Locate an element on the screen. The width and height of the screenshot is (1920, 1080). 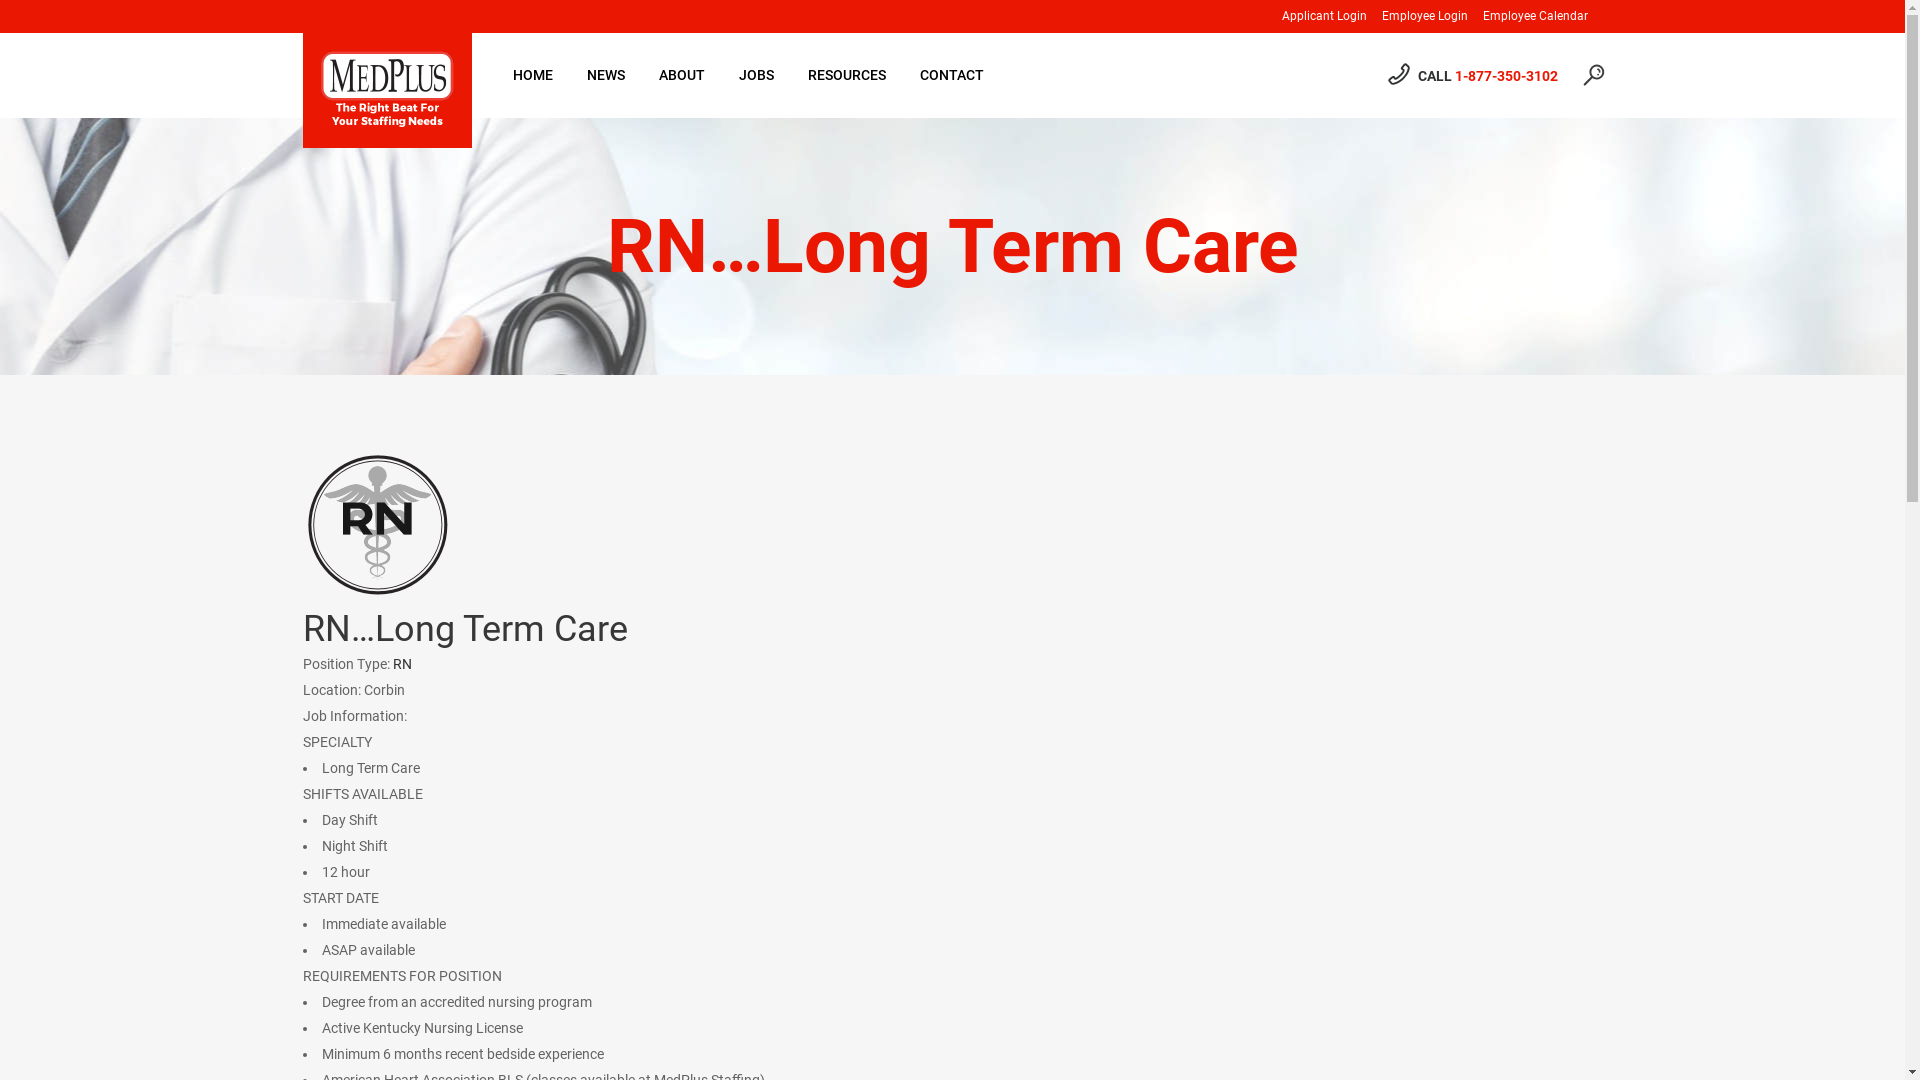
'RESOURCES' is located at coordinates (845, 74).